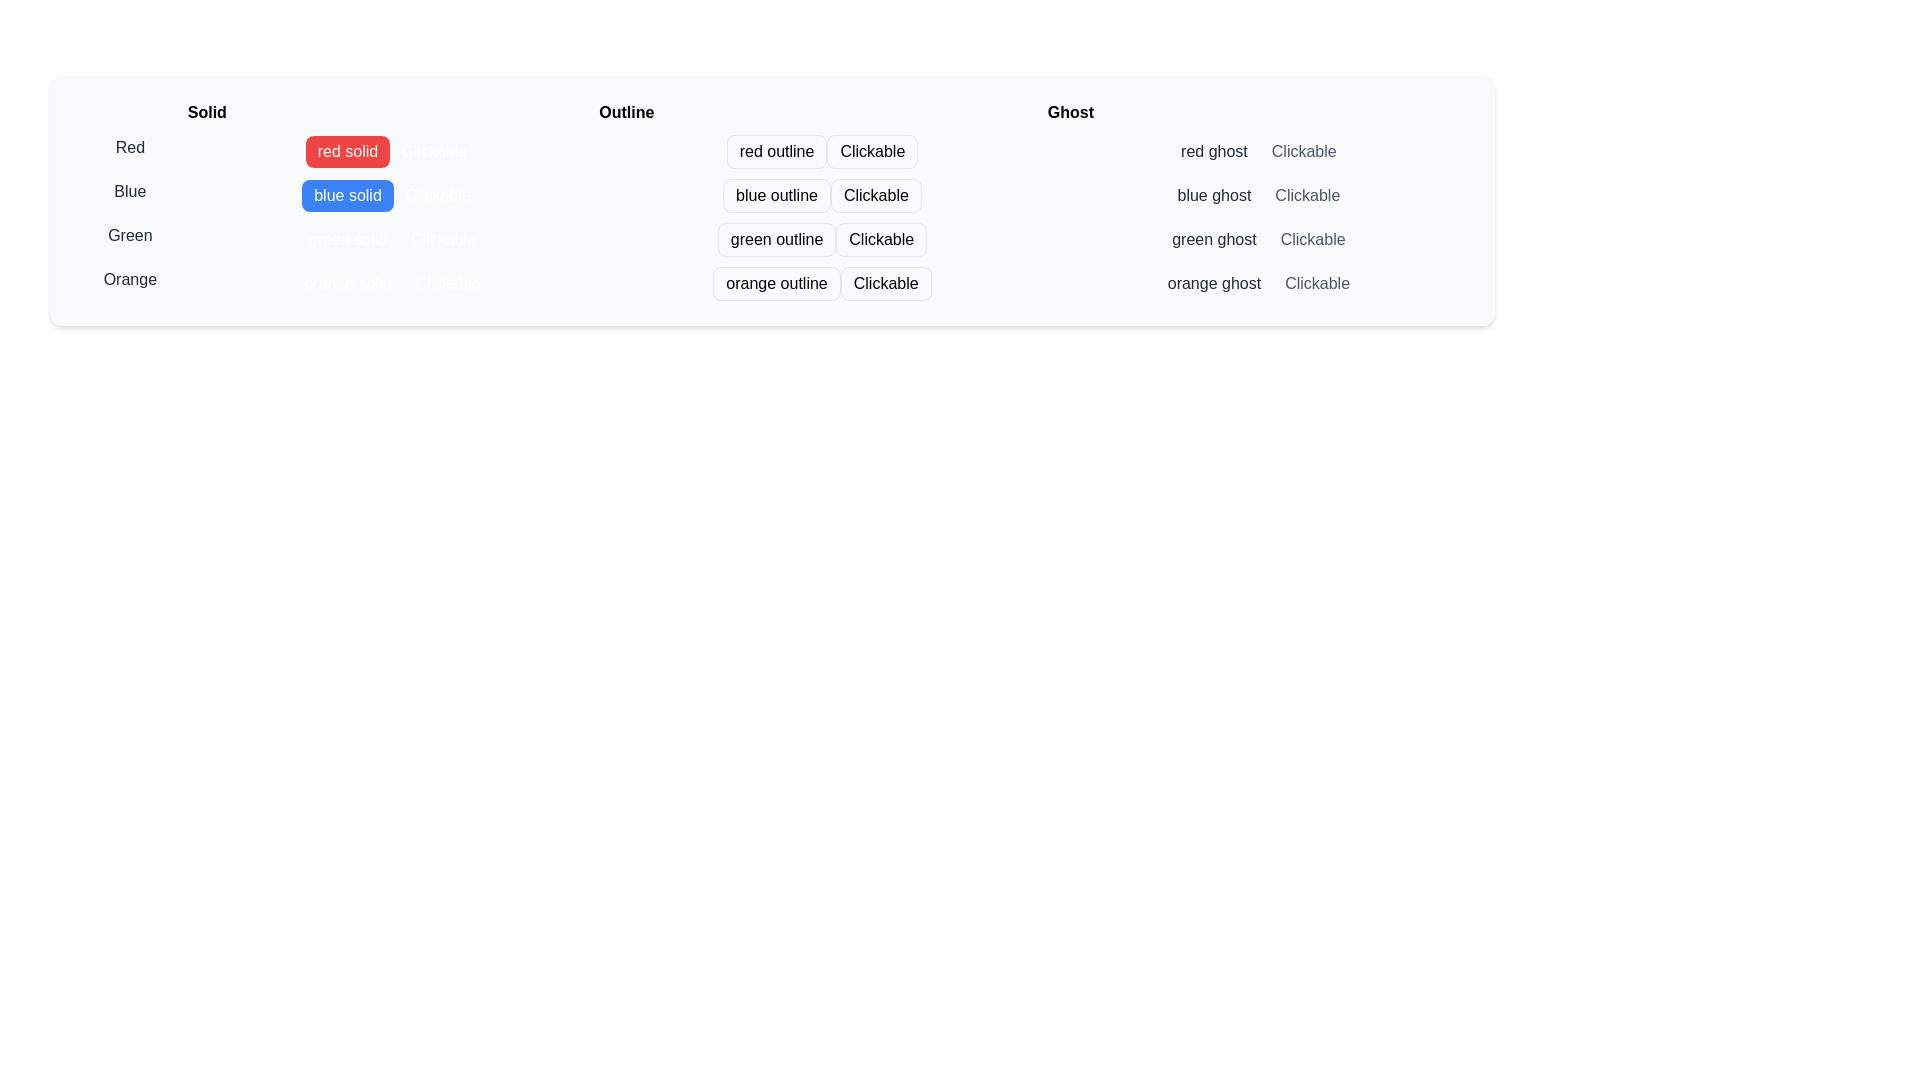 The image size is (1920, 1080). I want to click on style of the labeled UI element with an orange outline located in the 'Outline' column, specifically in the 'Orange' row by clicking on its center point, so click(822, 280).